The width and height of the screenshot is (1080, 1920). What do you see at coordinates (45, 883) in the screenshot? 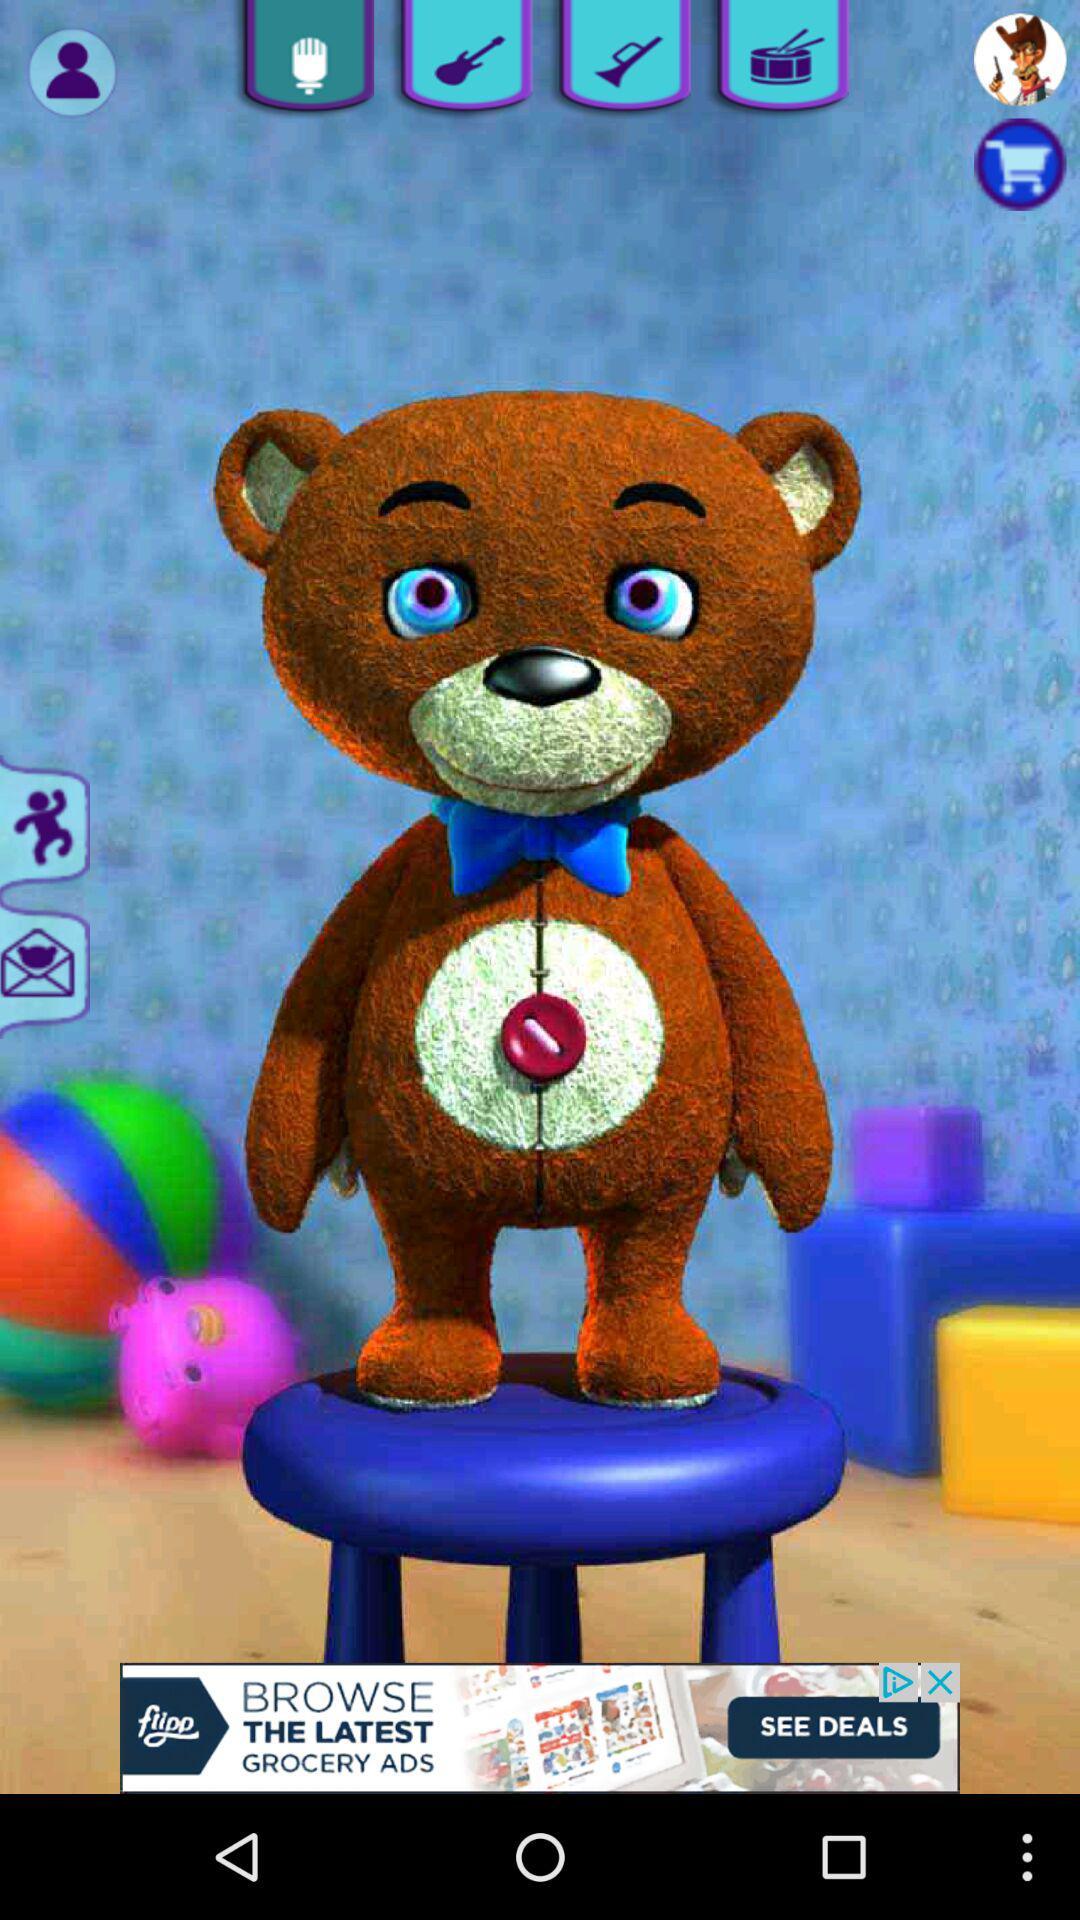
I see `the sliders icon` at bounding box center [45, 883].